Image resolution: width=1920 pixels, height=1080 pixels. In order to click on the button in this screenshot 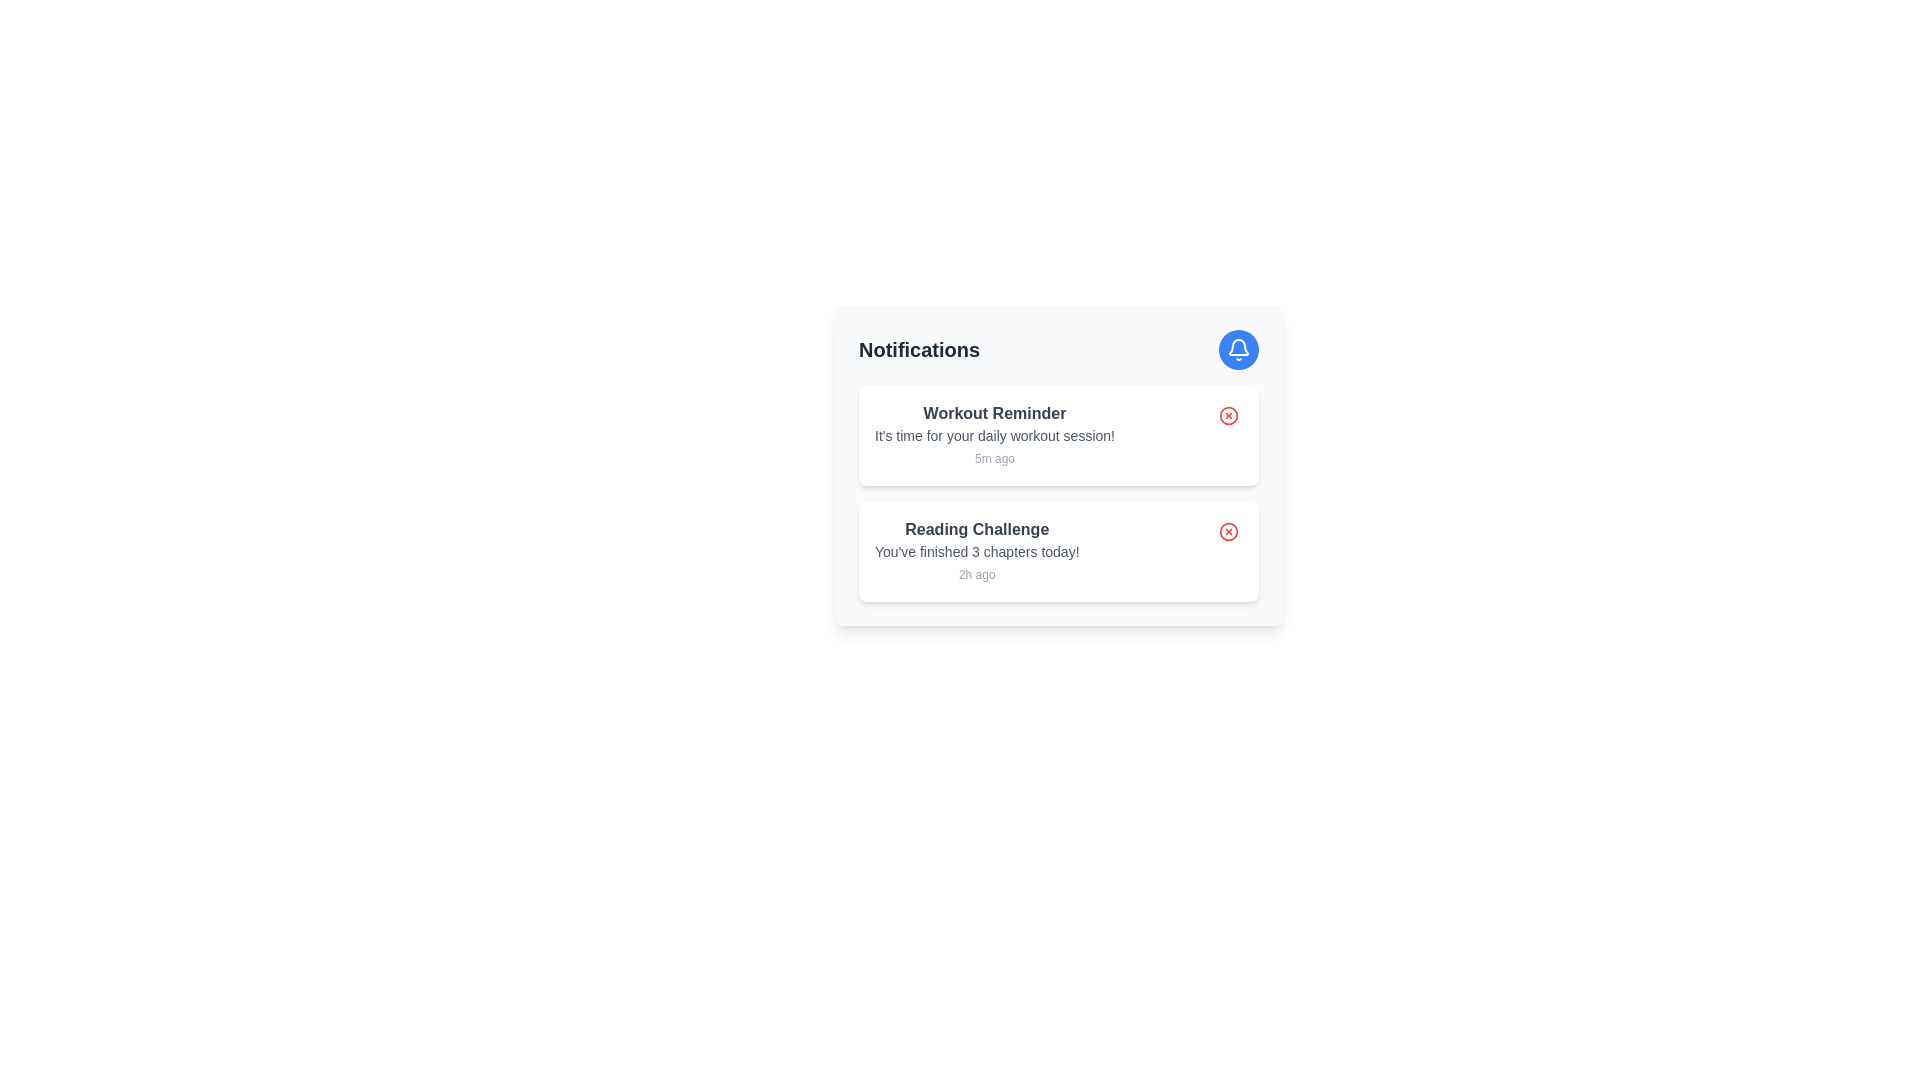, I will do `click(1227, 531)`.